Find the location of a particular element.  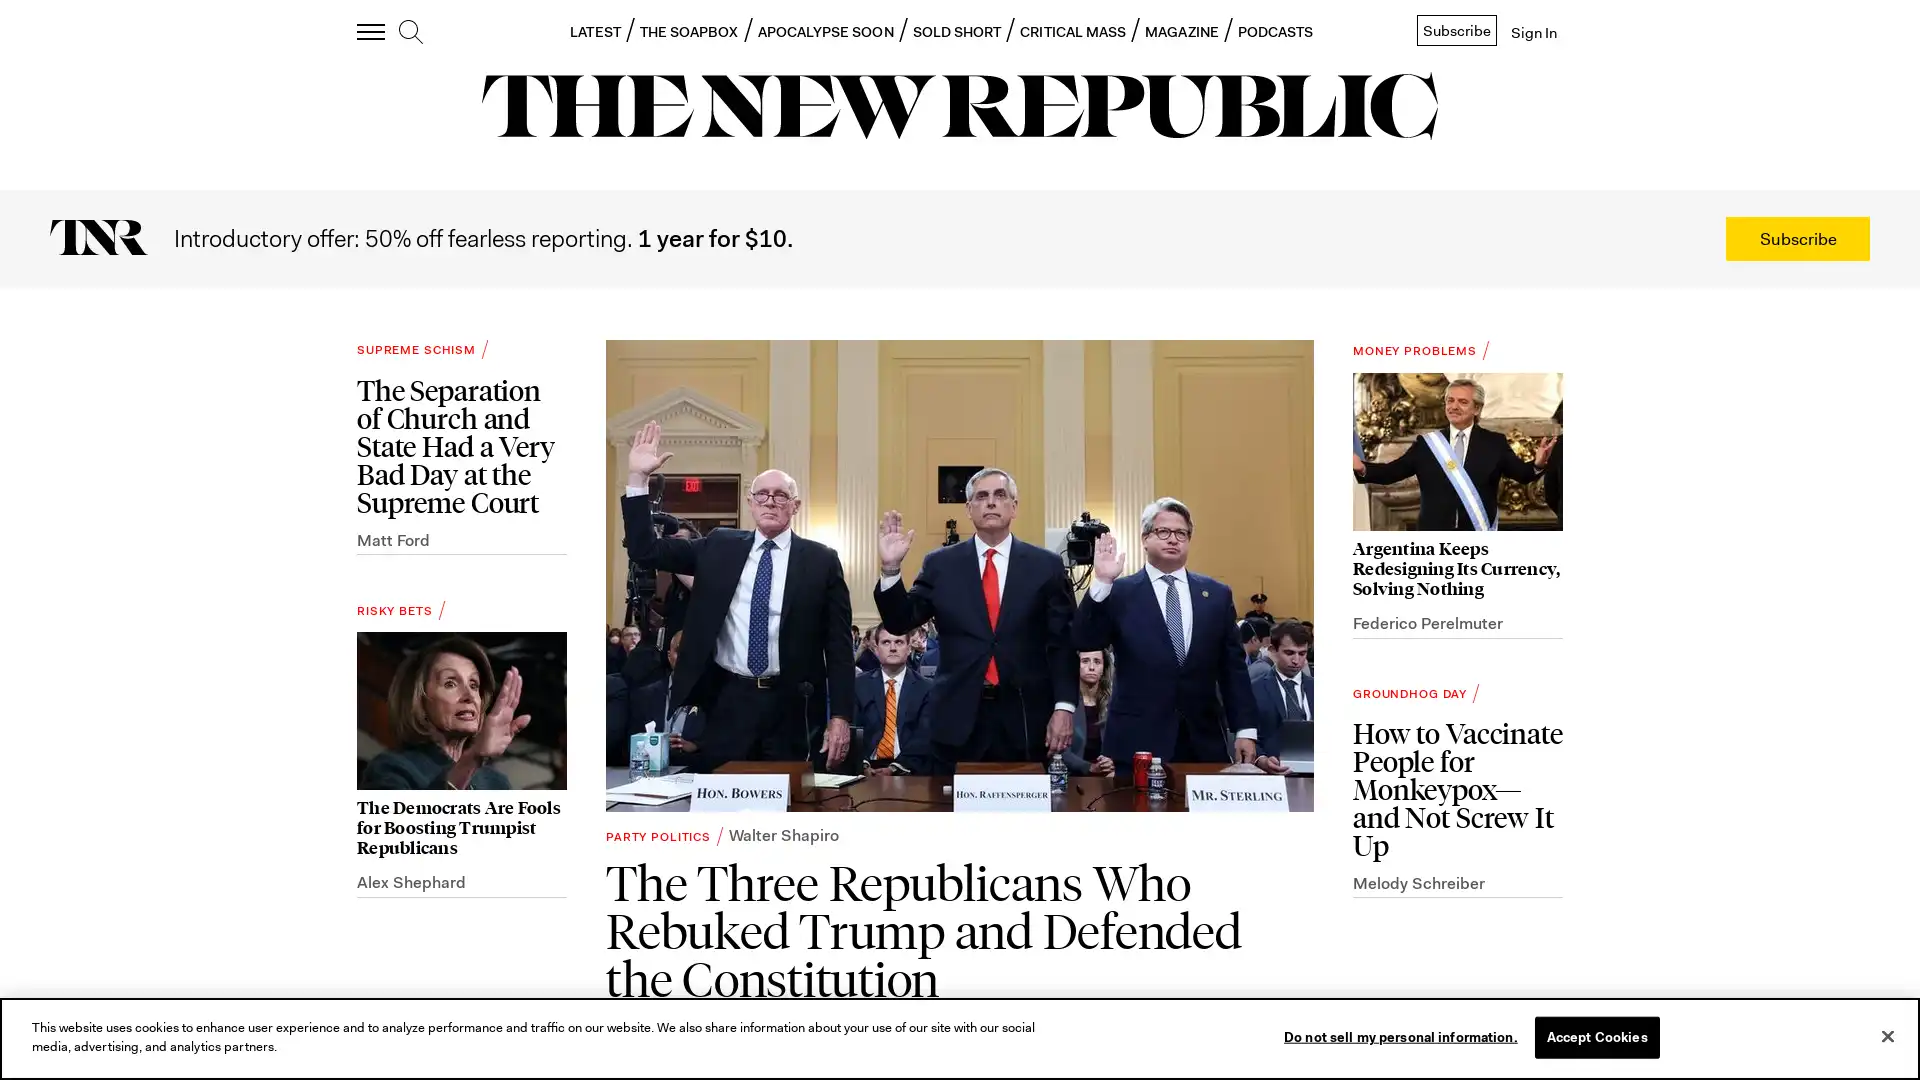

Close is located at coordinates (1886, 1035).